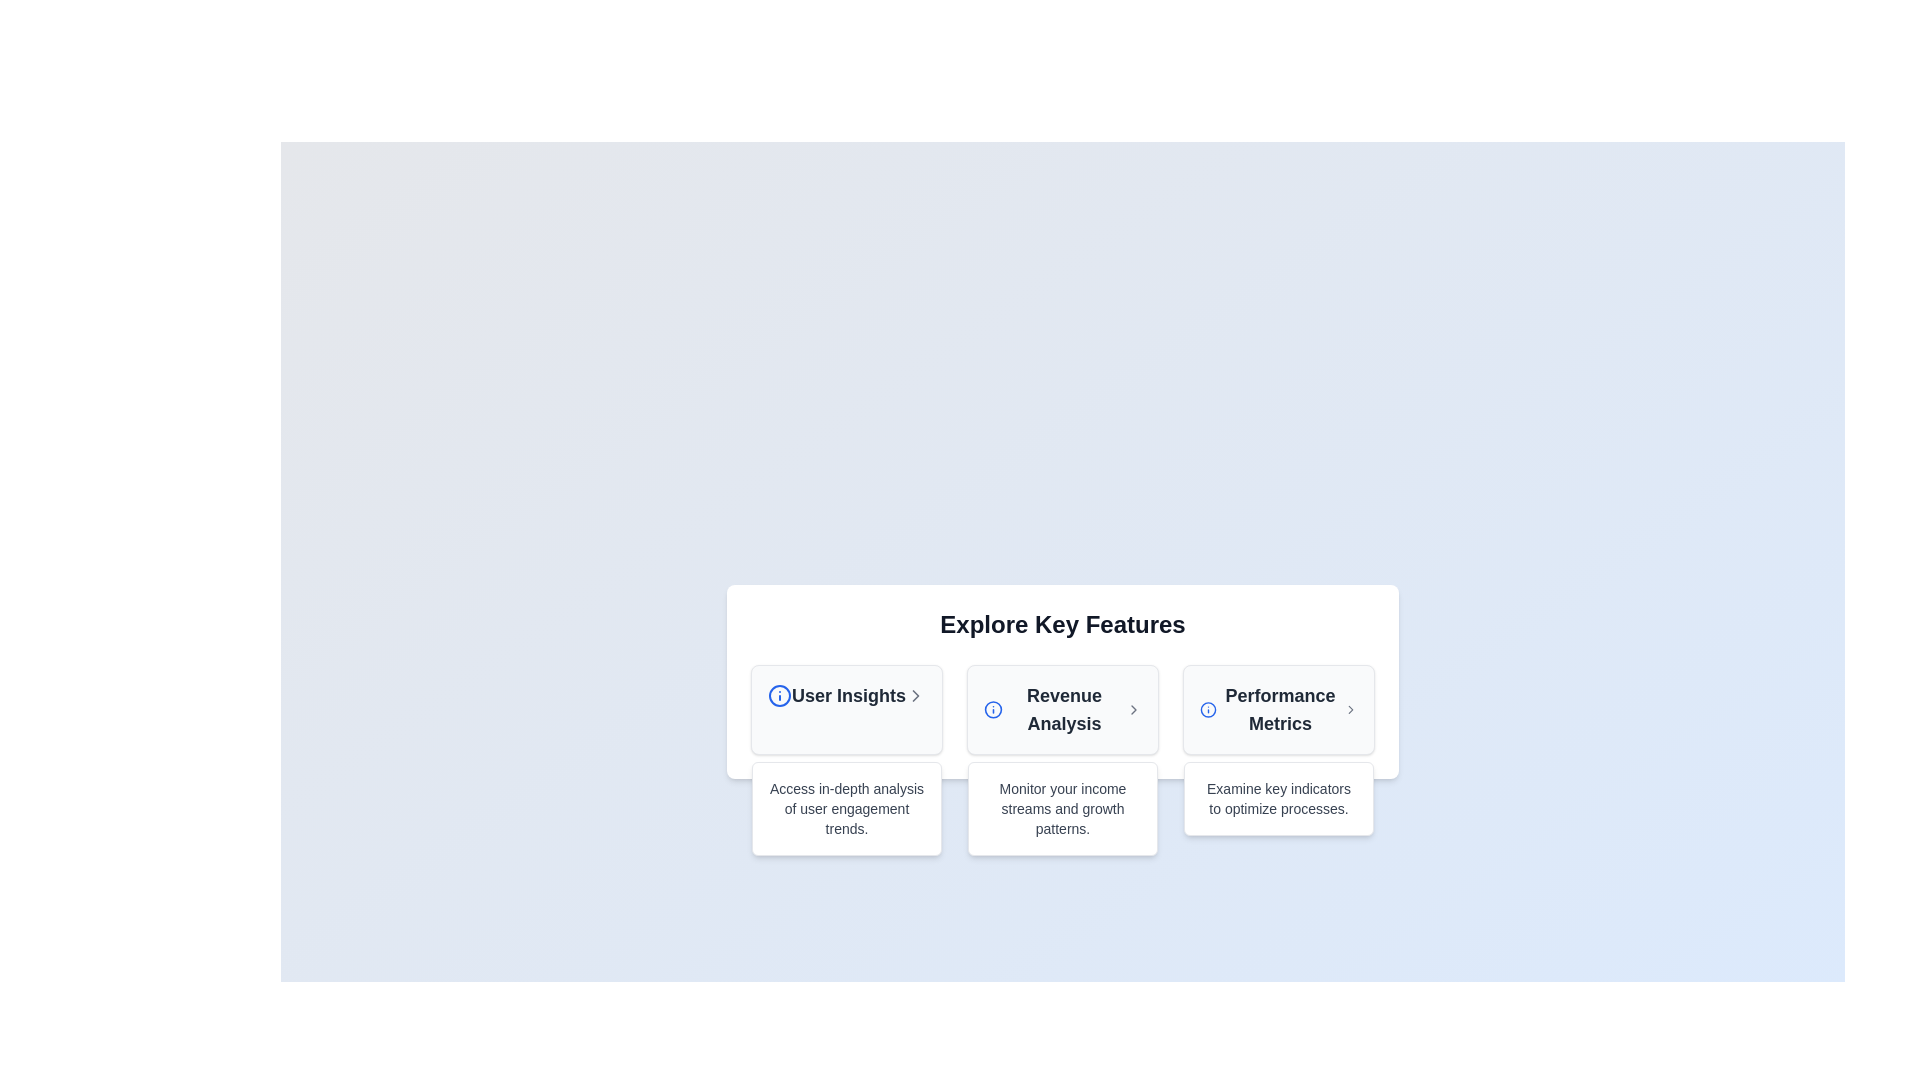 Image resolution: width=1920 pixels, height=1080 pixels. I want to click on the Information Icon located to the left of the 'User Insights' text within the card-like structure in the leftmost column of the layout, so click(778, 694).